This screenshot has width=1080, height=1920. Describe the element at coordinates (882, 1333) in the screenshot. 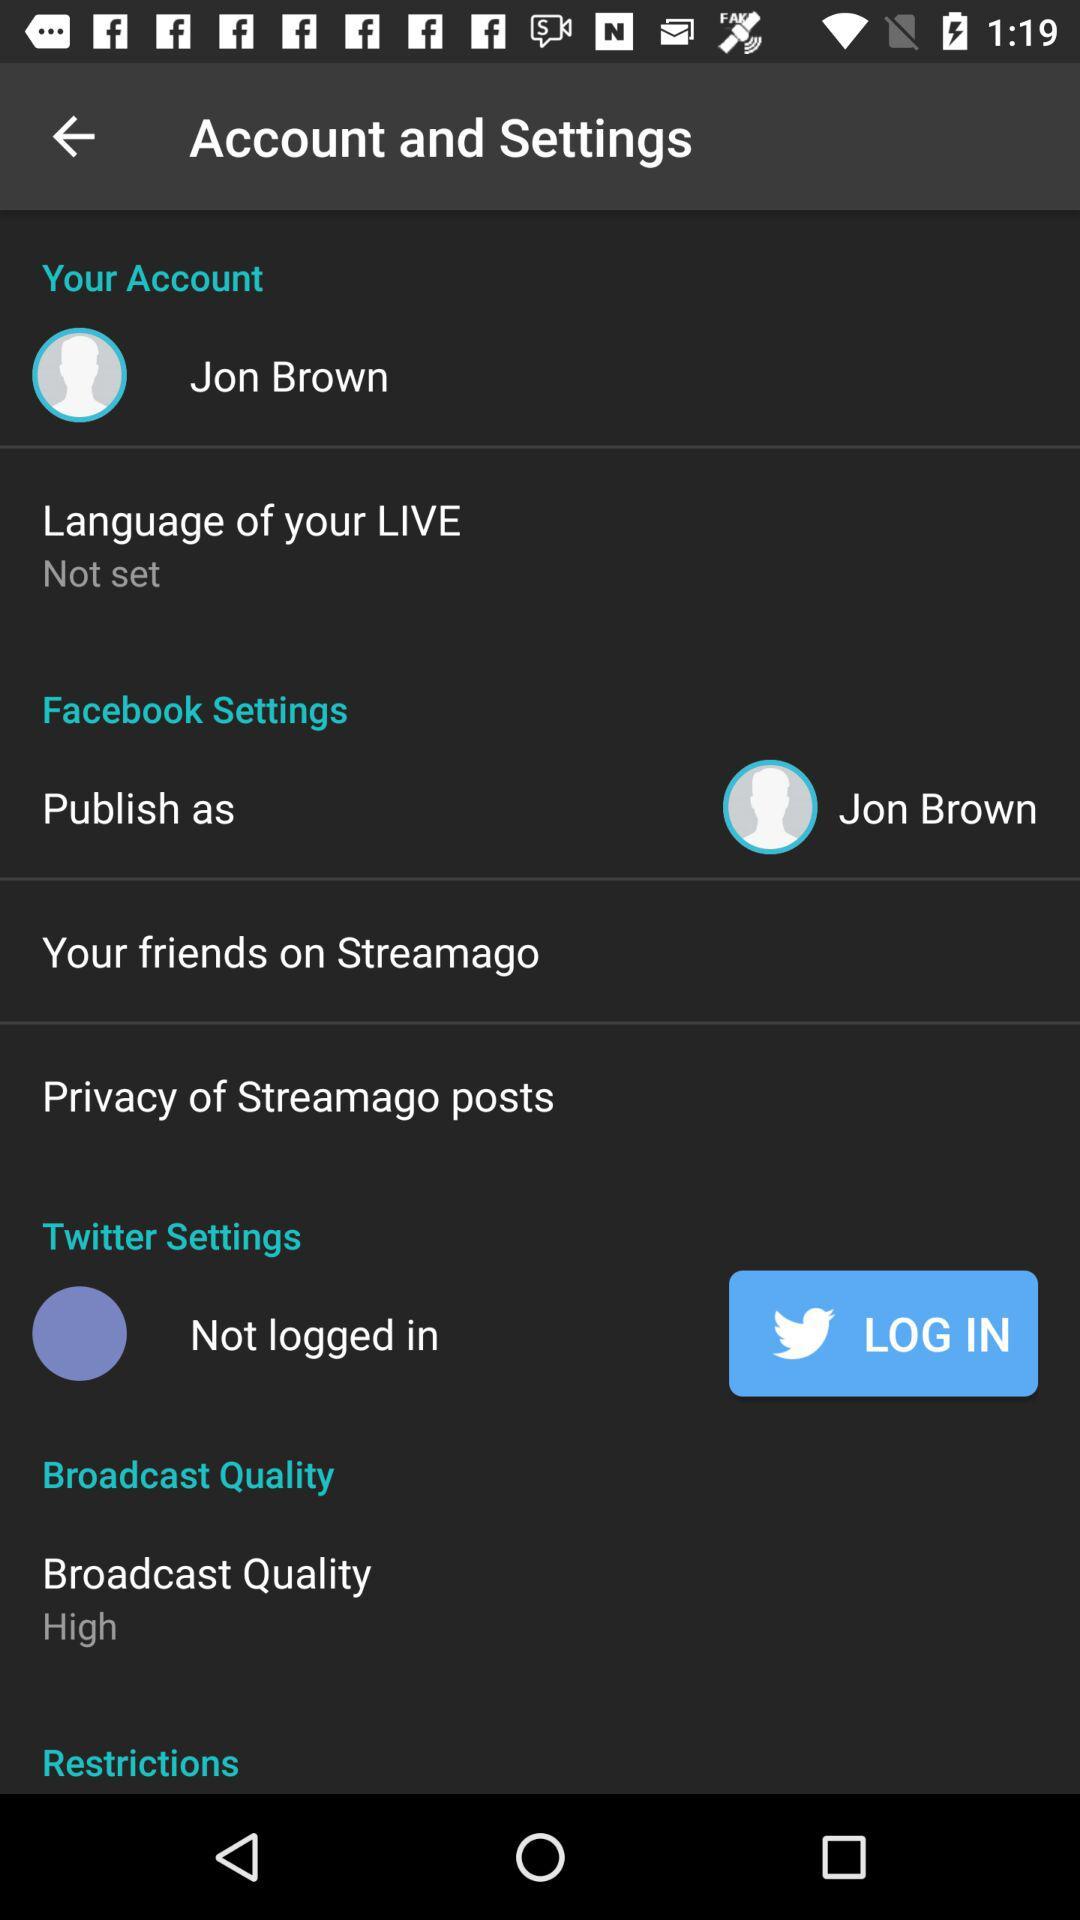

I see `item next to the not logged in` at that location.